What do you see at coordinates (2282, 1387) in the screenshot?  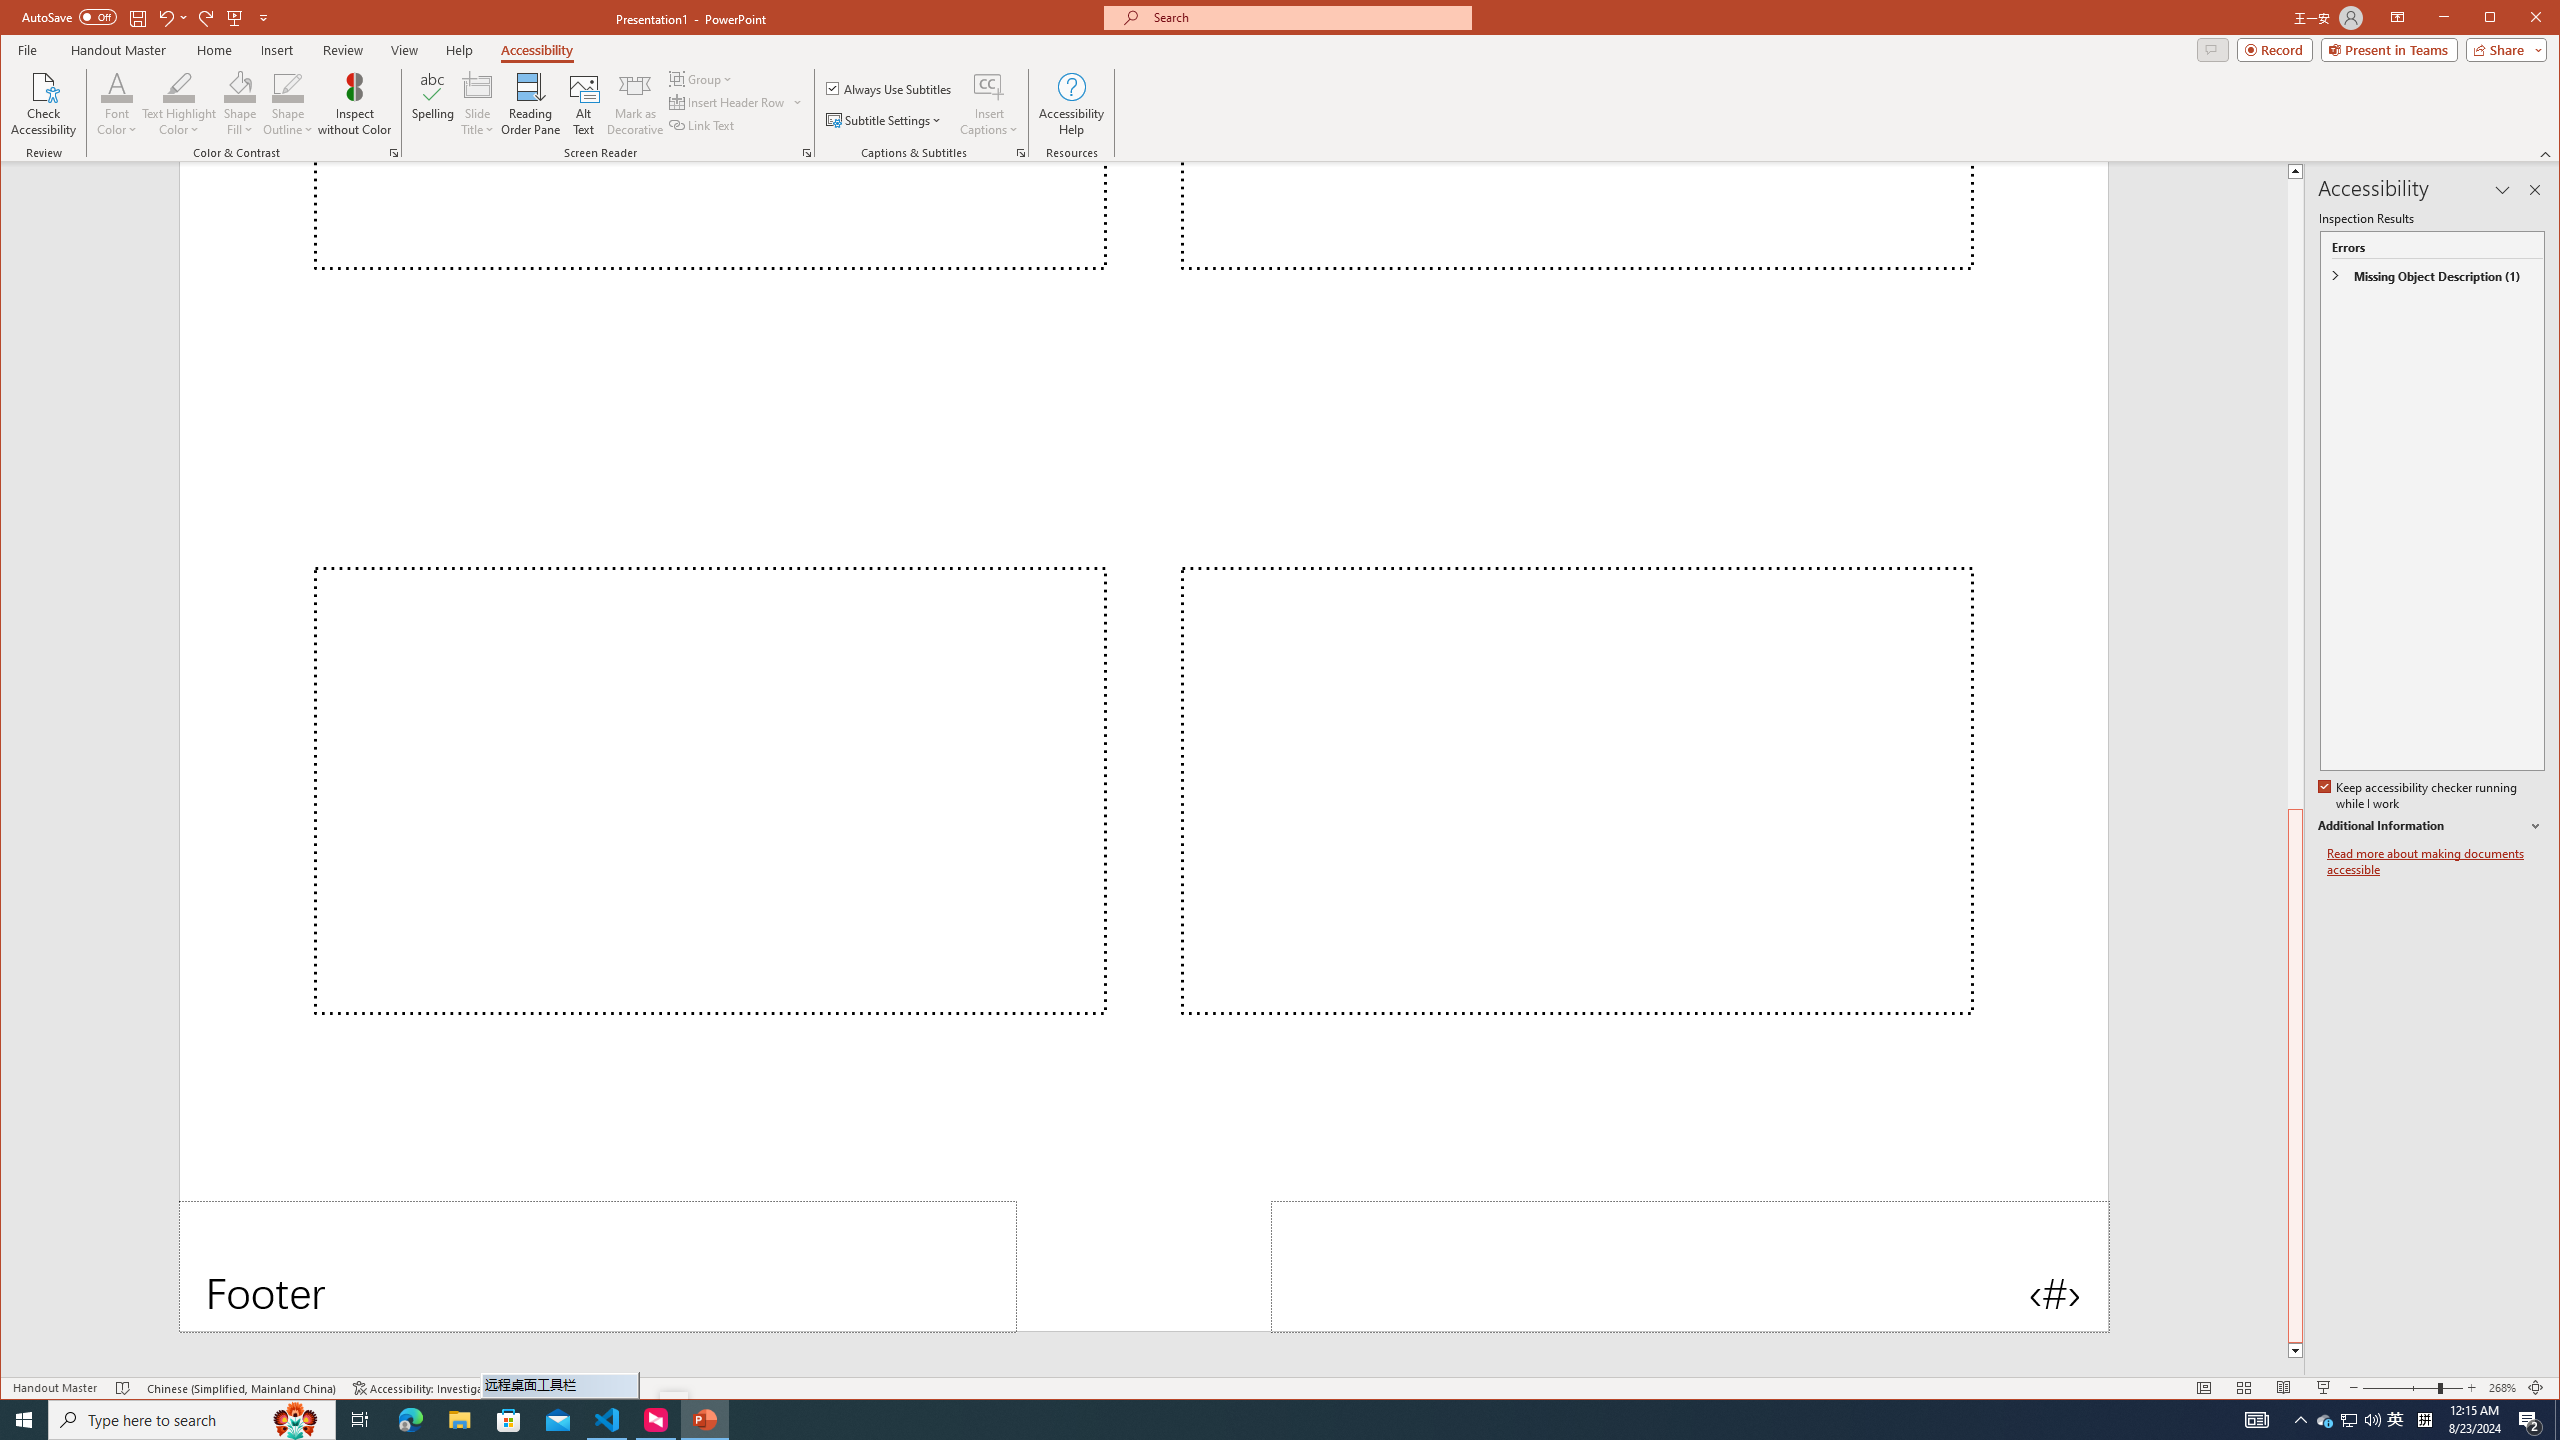 I see `'Reading View'` at bounding box center [2282, 1387].